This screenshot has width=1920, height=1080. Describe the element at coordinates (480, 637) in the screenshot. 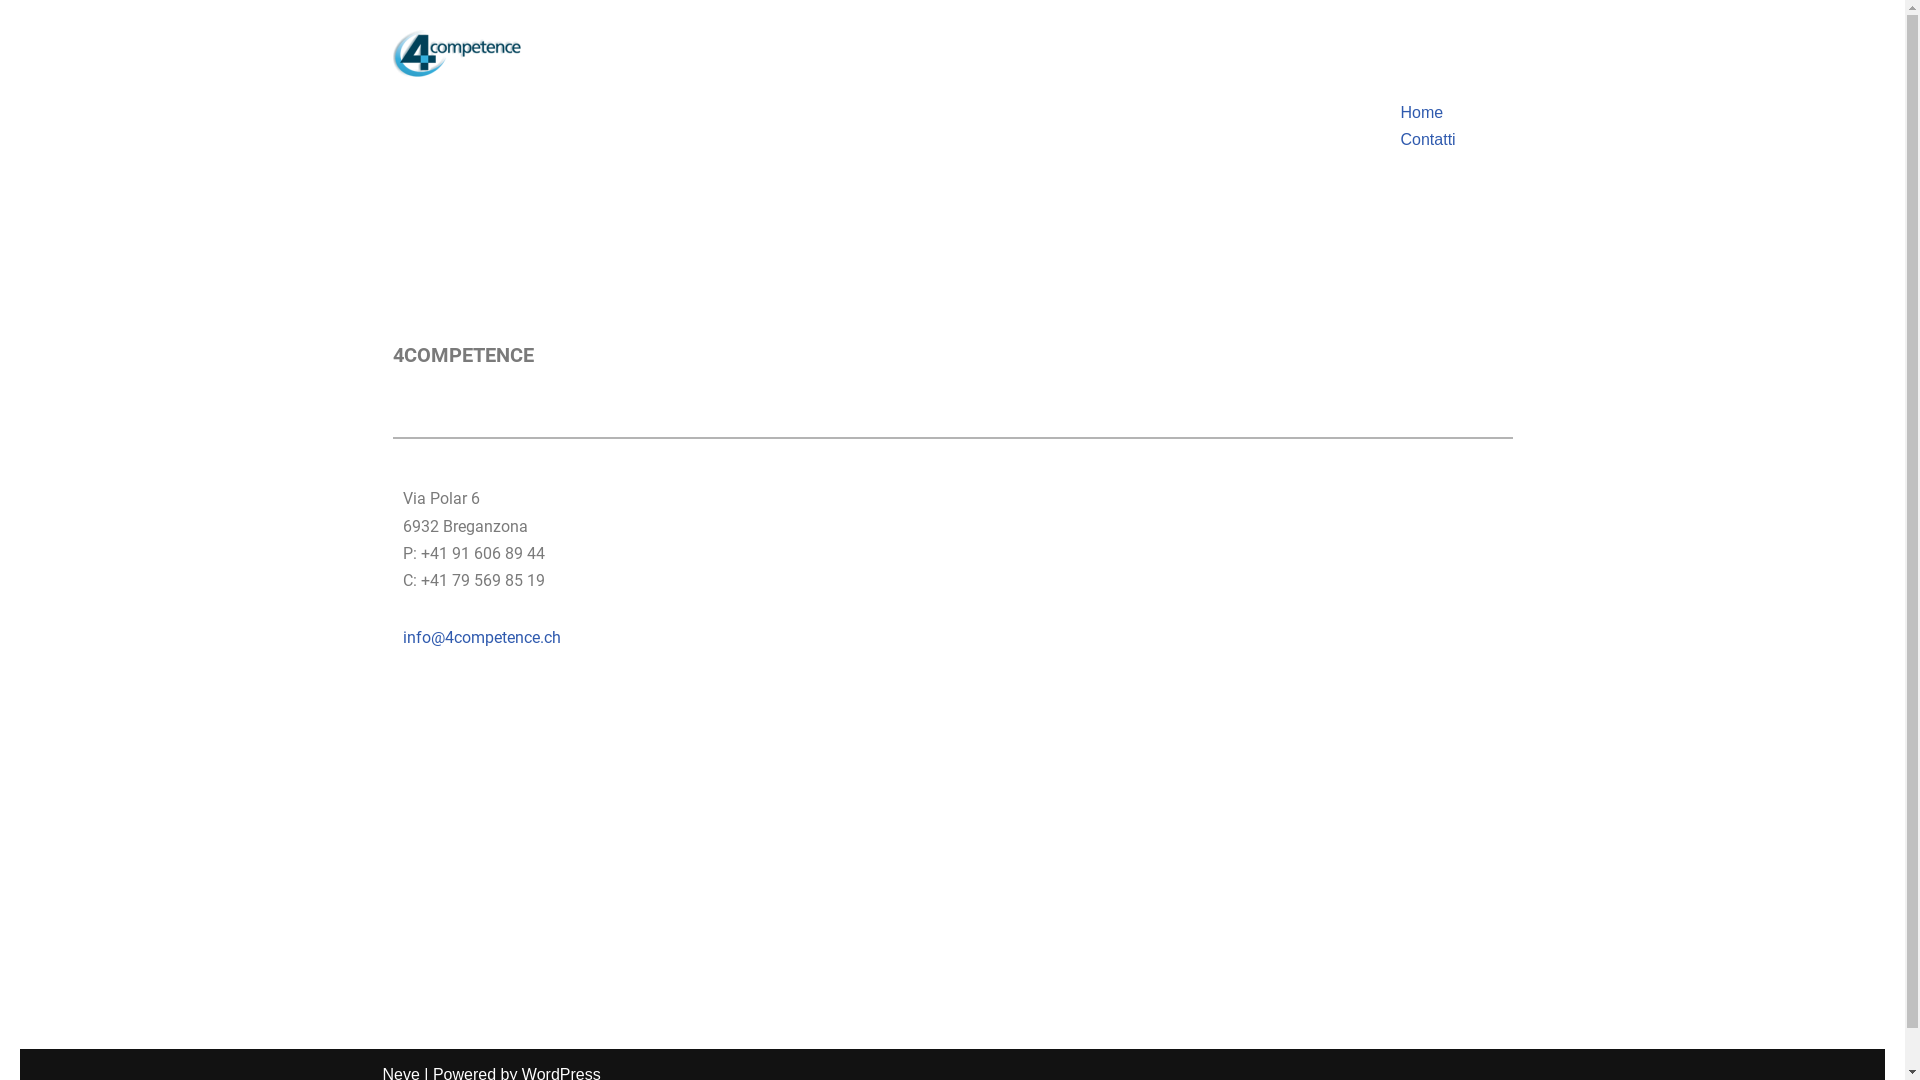

I see `'info@4competence.ch'` at that location.